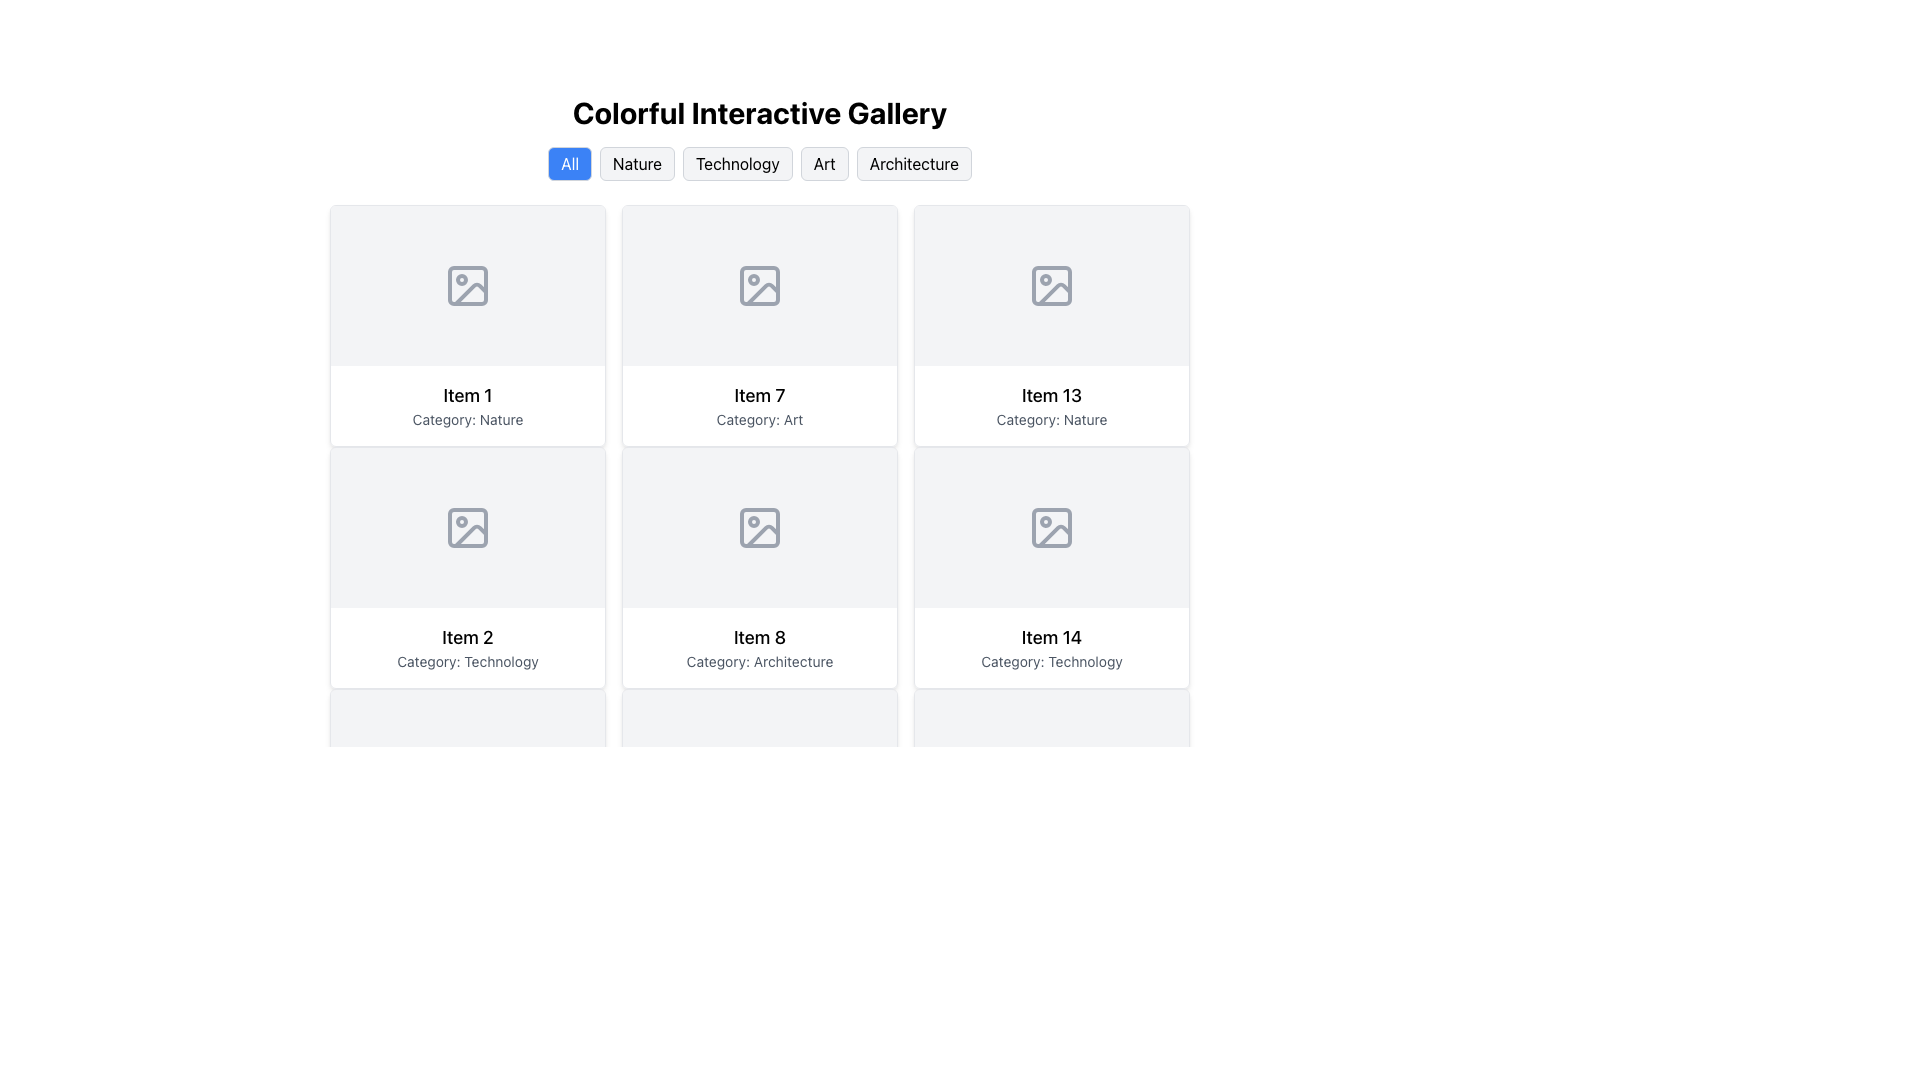  Describe the element at coordinates (466, 637) in the screenshot. I see `the text label 'Item 2', which is styled in bold and larger font, located at the top of a card layout in the second column of a grid` at that location.